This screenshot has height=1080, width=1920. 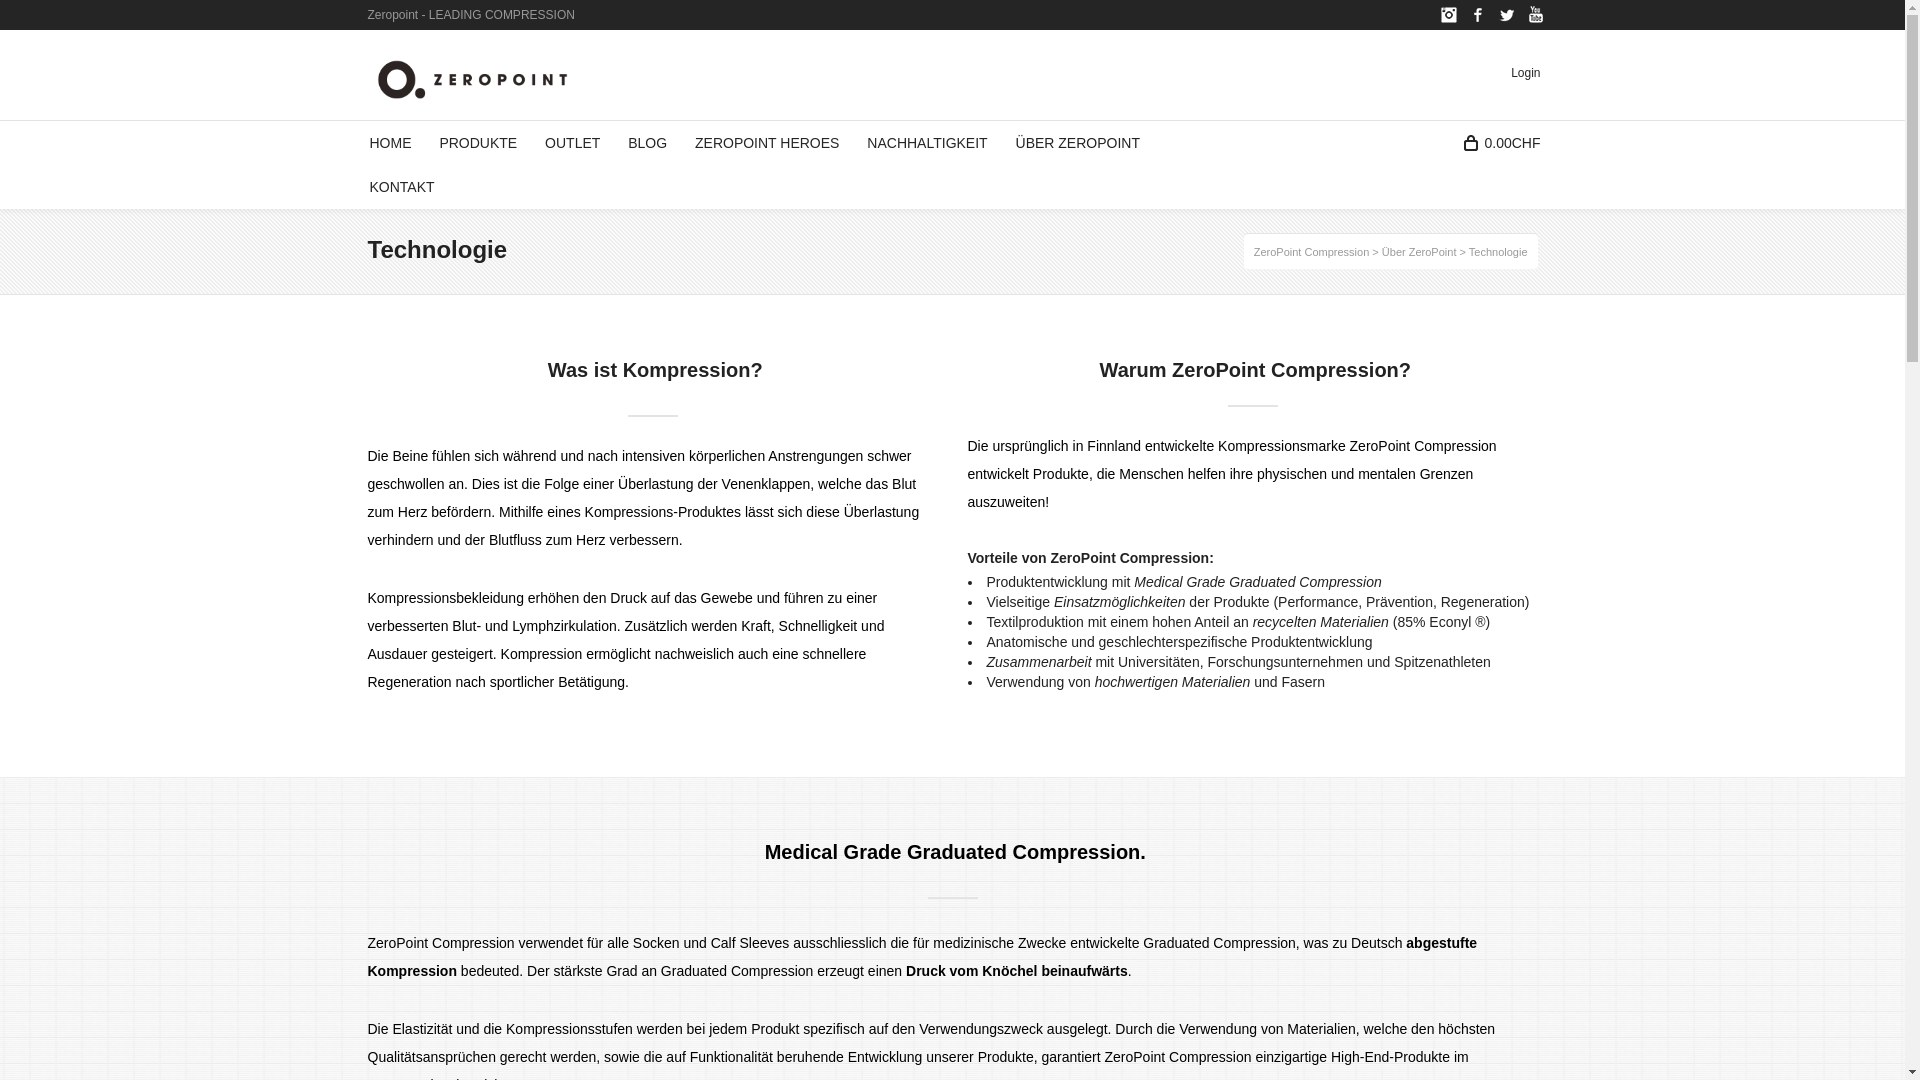 What do you see at coordinates (390, 141) in the screenshot?
I see `'HOME'` at bounding box center [390, 141].